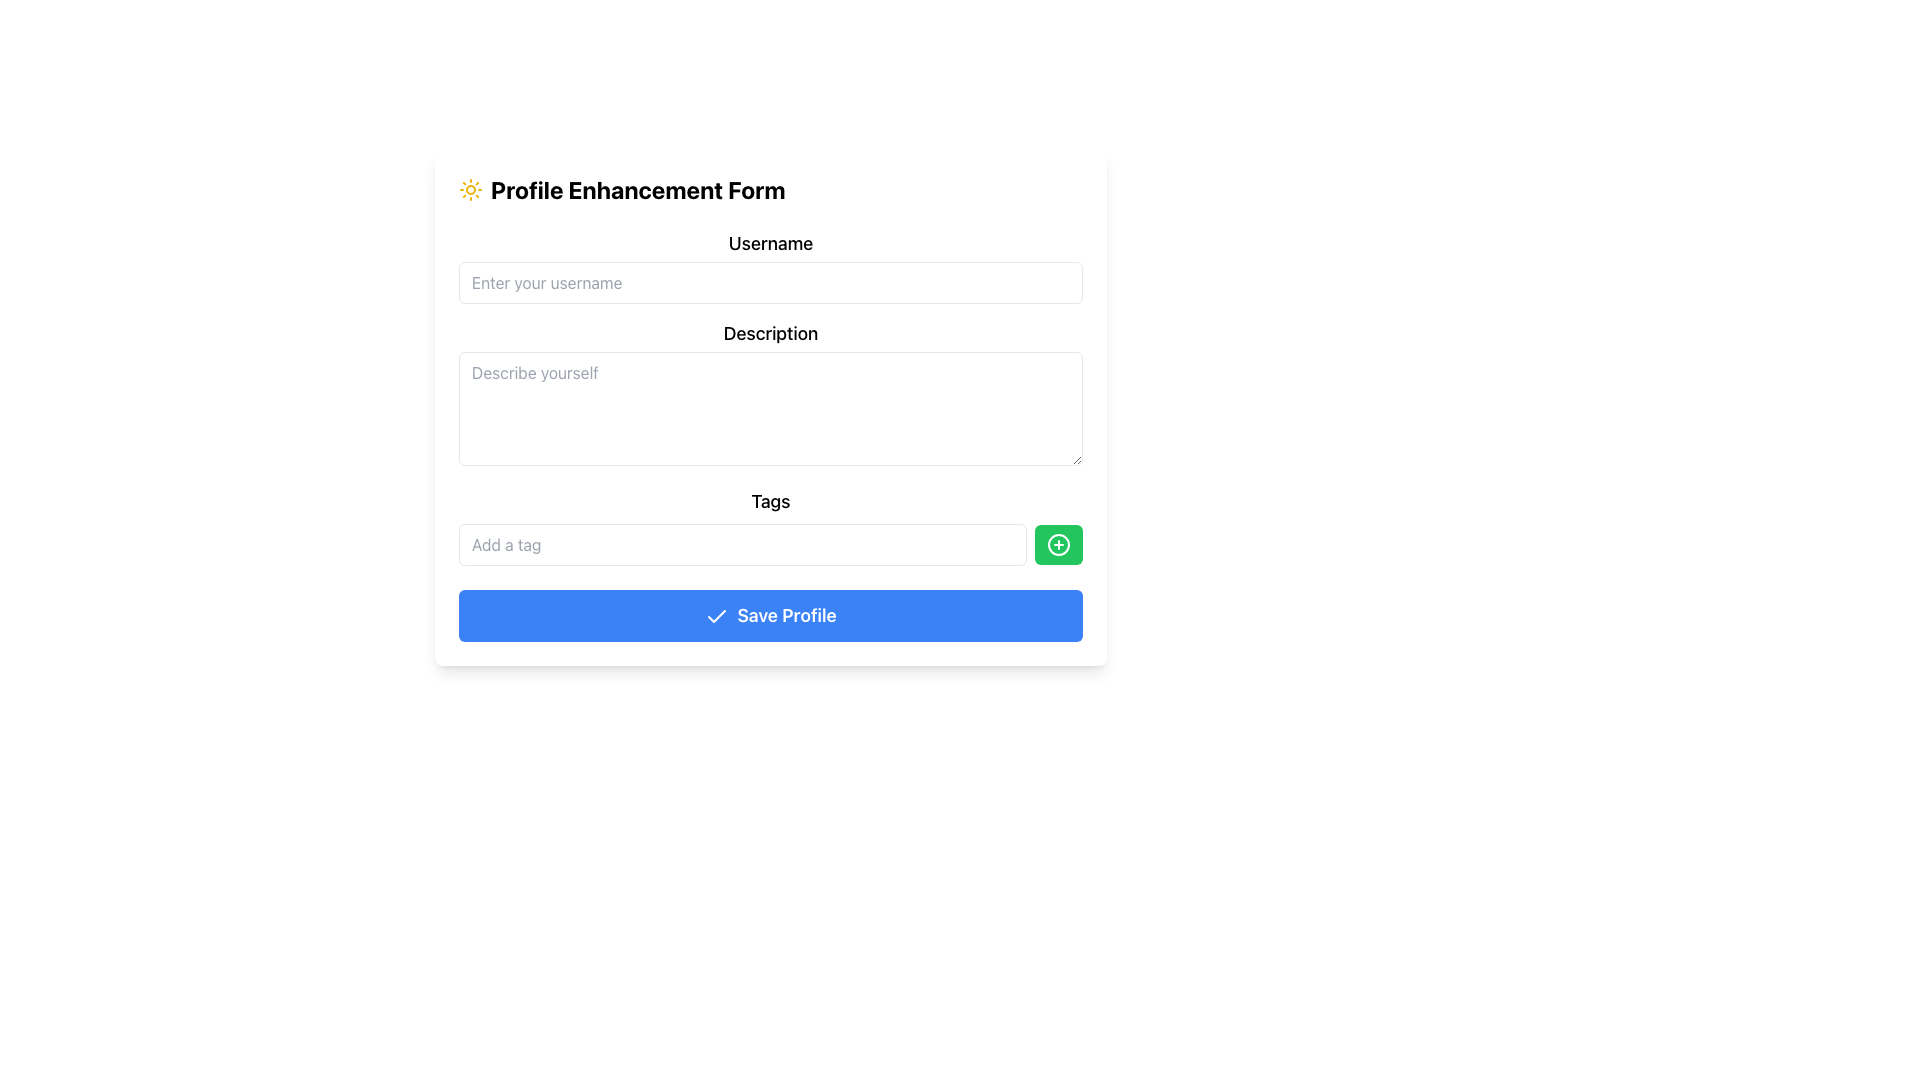 The height and width of the screenshot is (1080, 1920). Describe the element at coordinates (770, 615) in the screenshot. I see `the 'Save Profile' button, which is a rectangular button with a blue background and white text, located at the bottom of the 'Profile Enhancement Form'` at that location.